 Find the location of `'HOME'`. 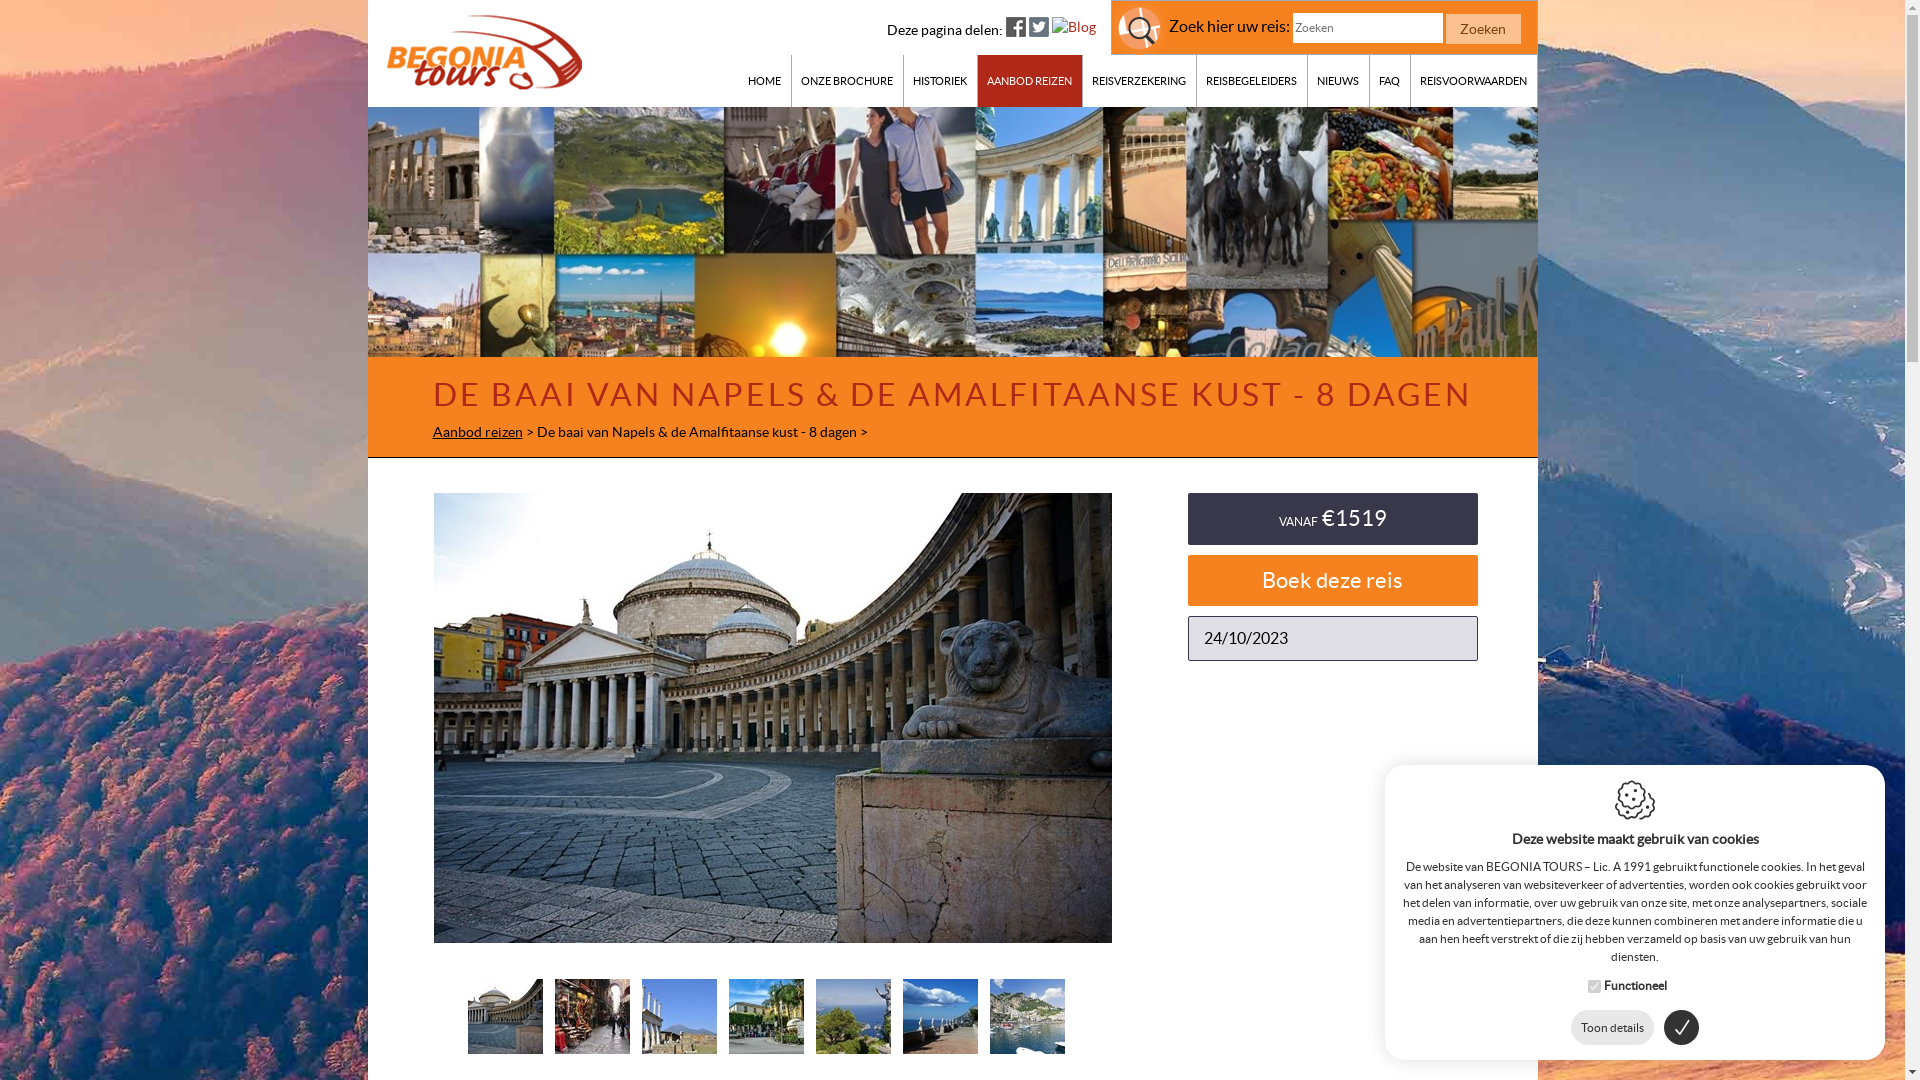

'HOME' is located at coordinates (763, 80).